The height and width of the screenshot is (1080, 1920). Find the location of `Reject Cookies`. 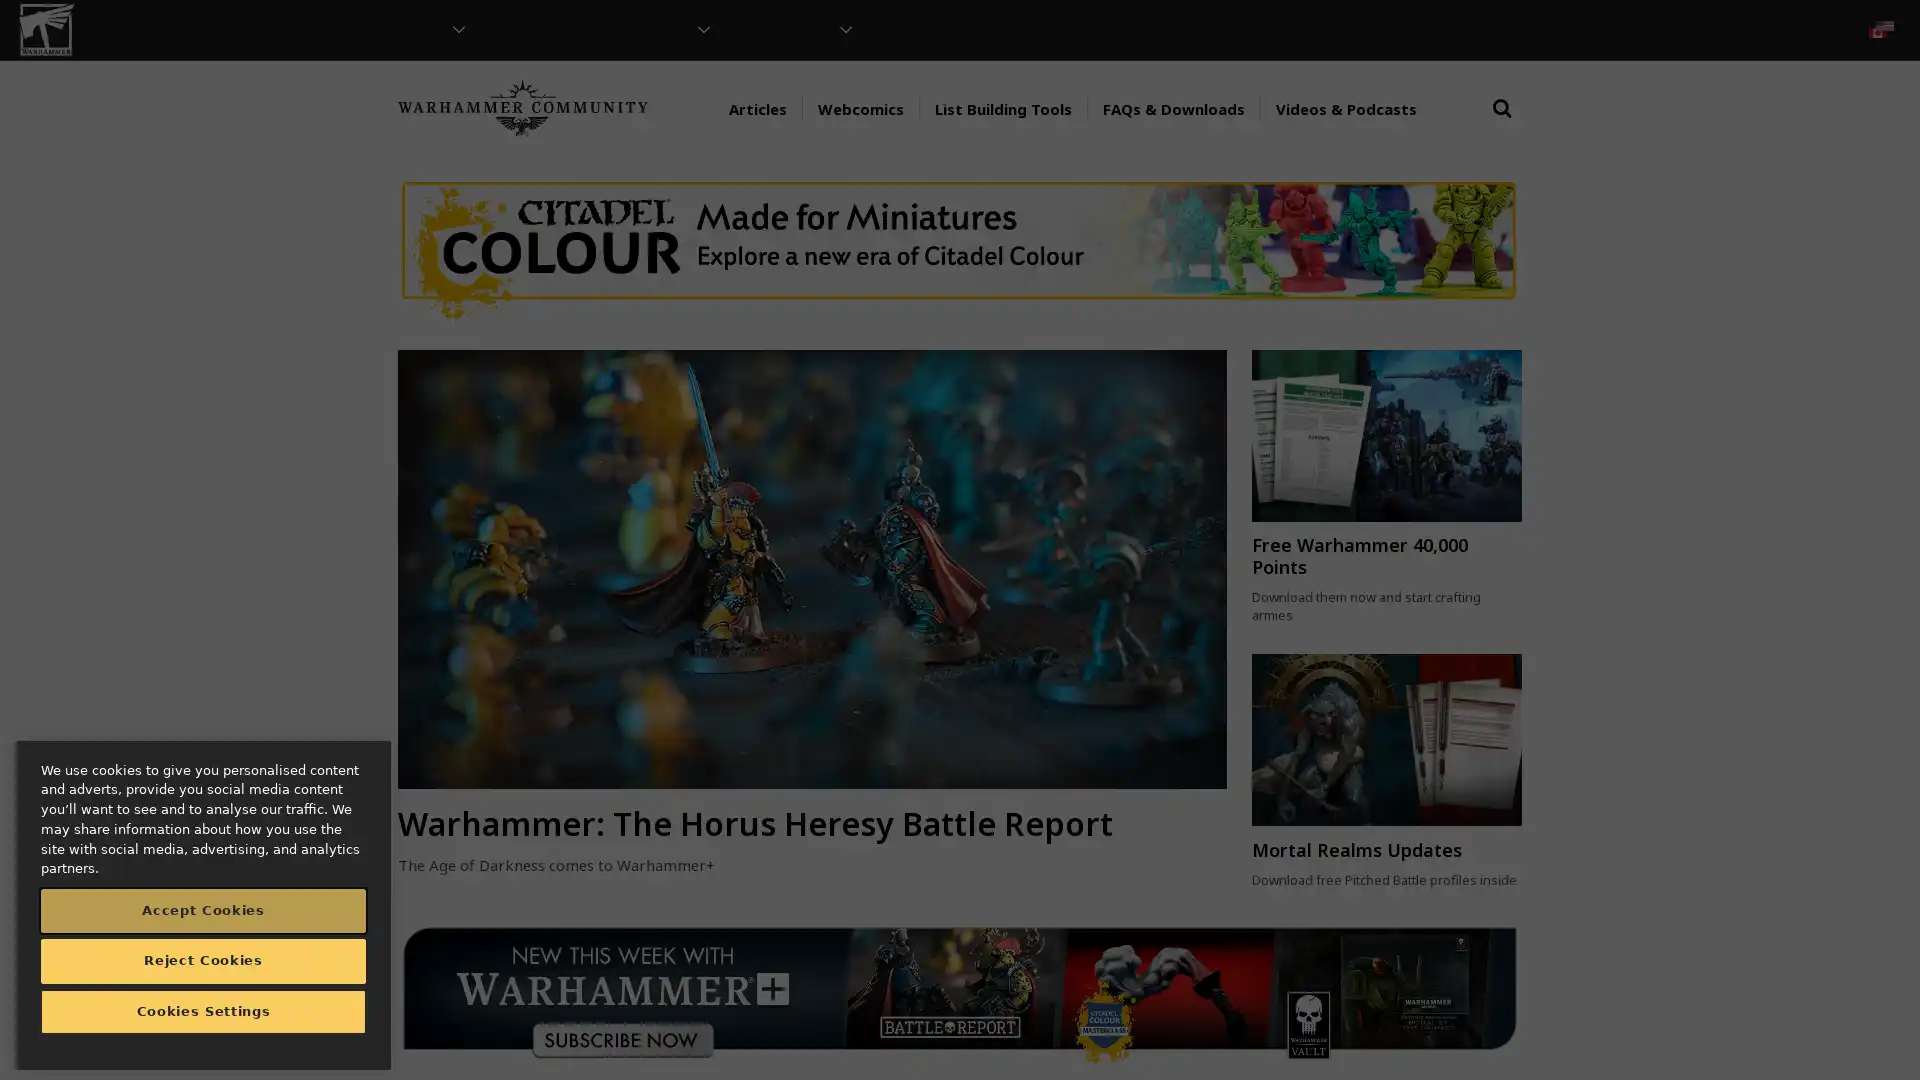

Reject Cookies is located at coordinates (203, 959).